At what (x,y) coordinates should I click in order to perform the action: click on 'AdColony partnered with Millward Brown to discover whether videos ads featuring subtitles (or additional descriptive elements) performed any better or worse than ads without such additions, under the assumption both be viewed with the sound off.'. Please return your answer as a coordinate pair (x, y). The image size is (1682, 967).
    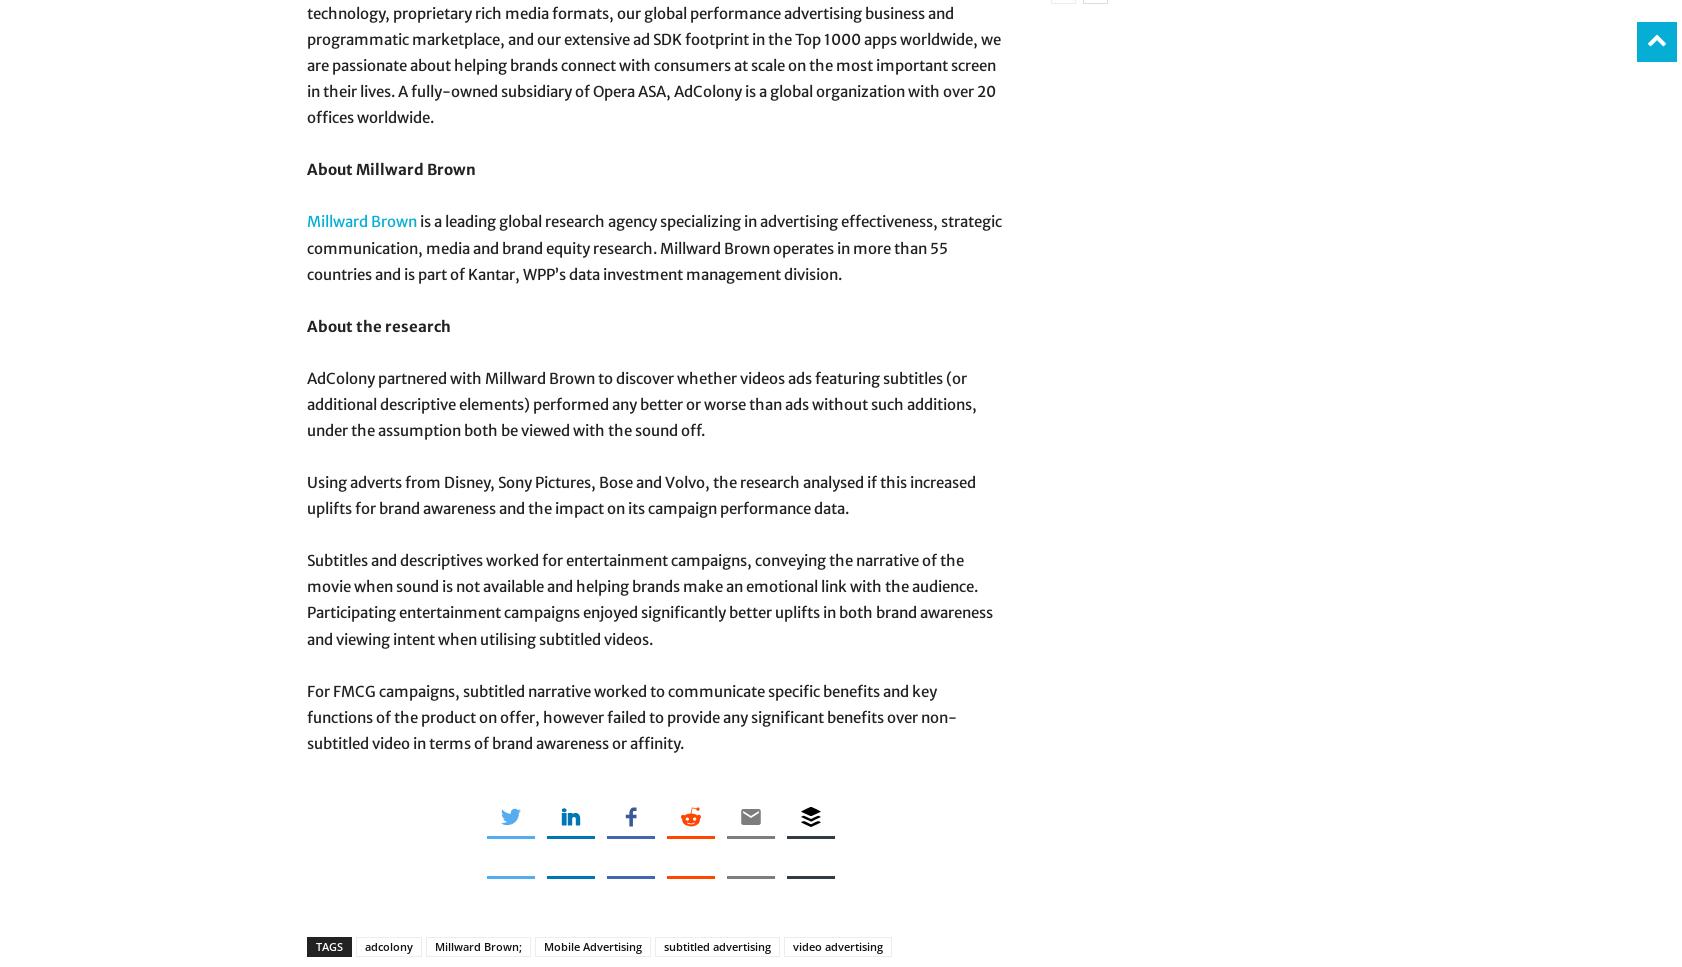
    Looking at the image, I should click on (305, 403).